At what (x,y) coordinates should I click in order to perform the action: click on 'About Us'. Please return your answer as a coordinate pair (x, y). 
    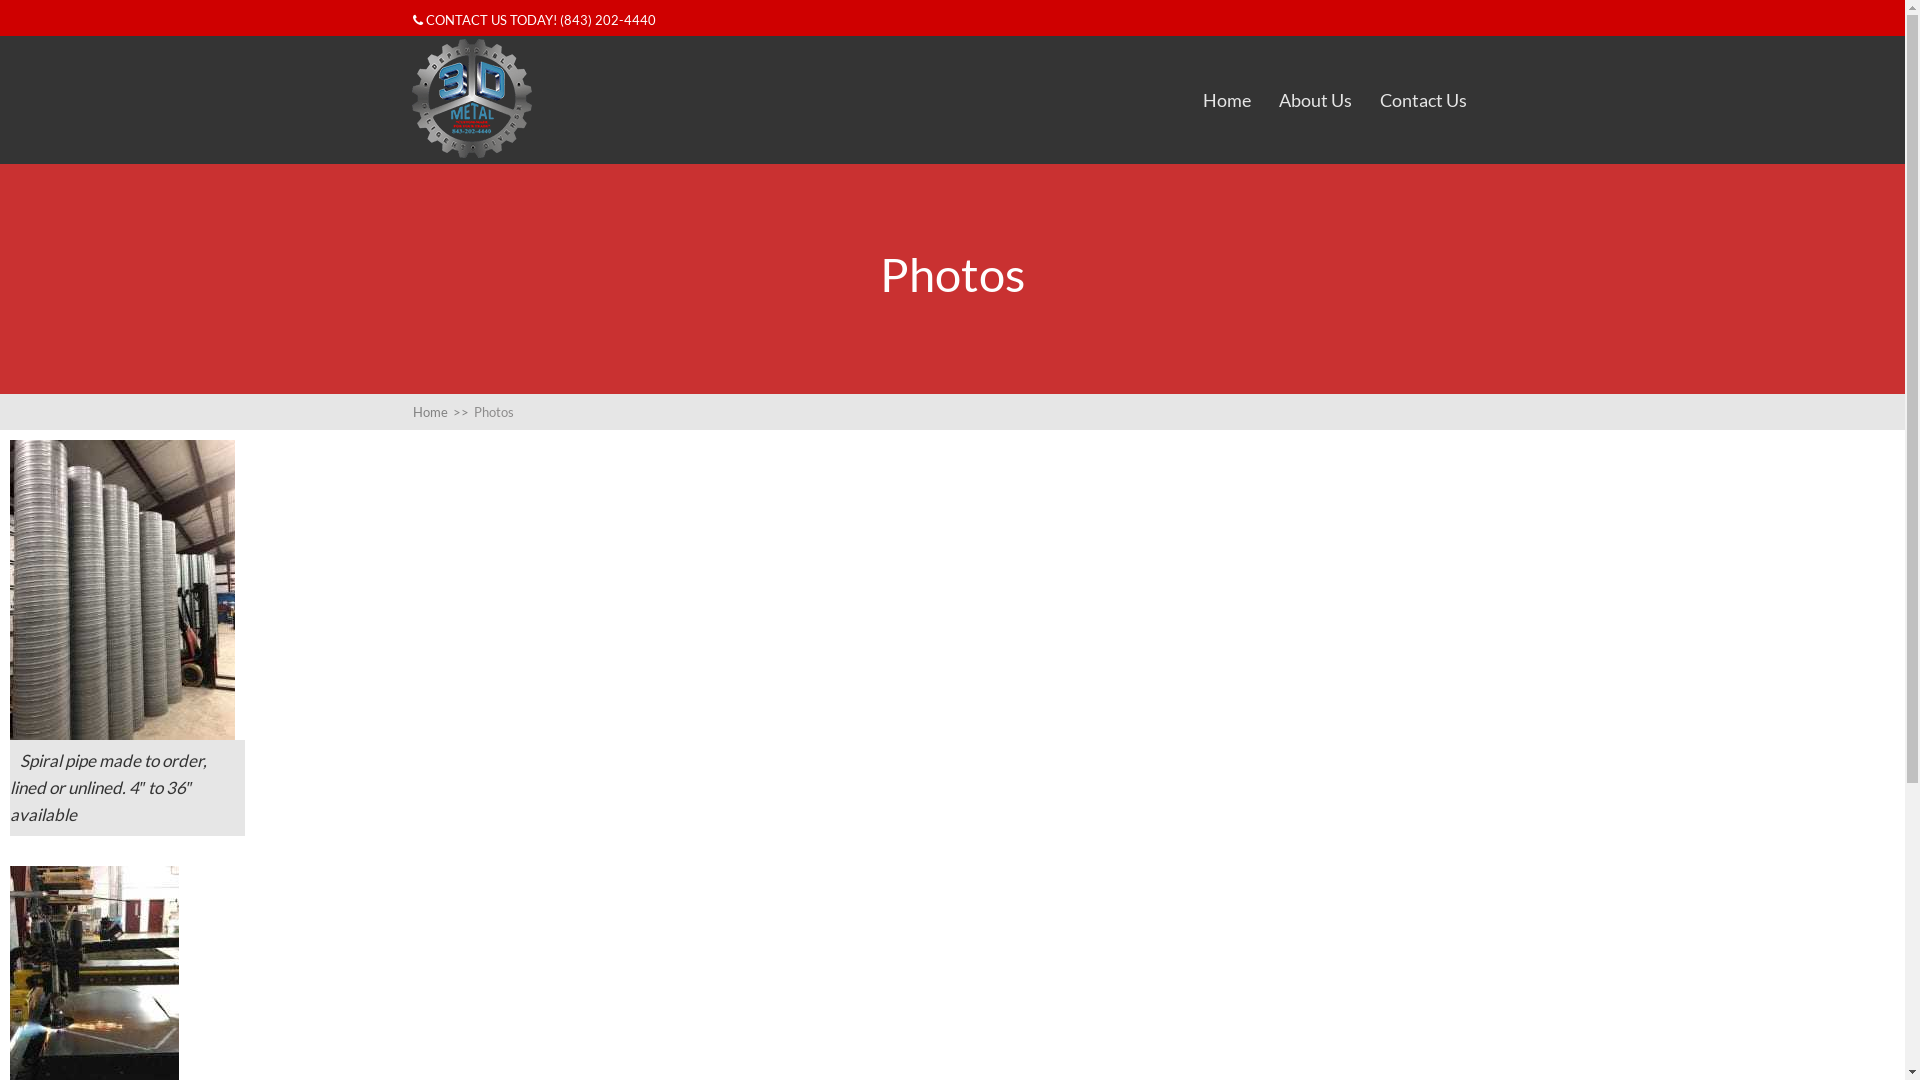
    Looking at the image, I should click on (1315, 100).